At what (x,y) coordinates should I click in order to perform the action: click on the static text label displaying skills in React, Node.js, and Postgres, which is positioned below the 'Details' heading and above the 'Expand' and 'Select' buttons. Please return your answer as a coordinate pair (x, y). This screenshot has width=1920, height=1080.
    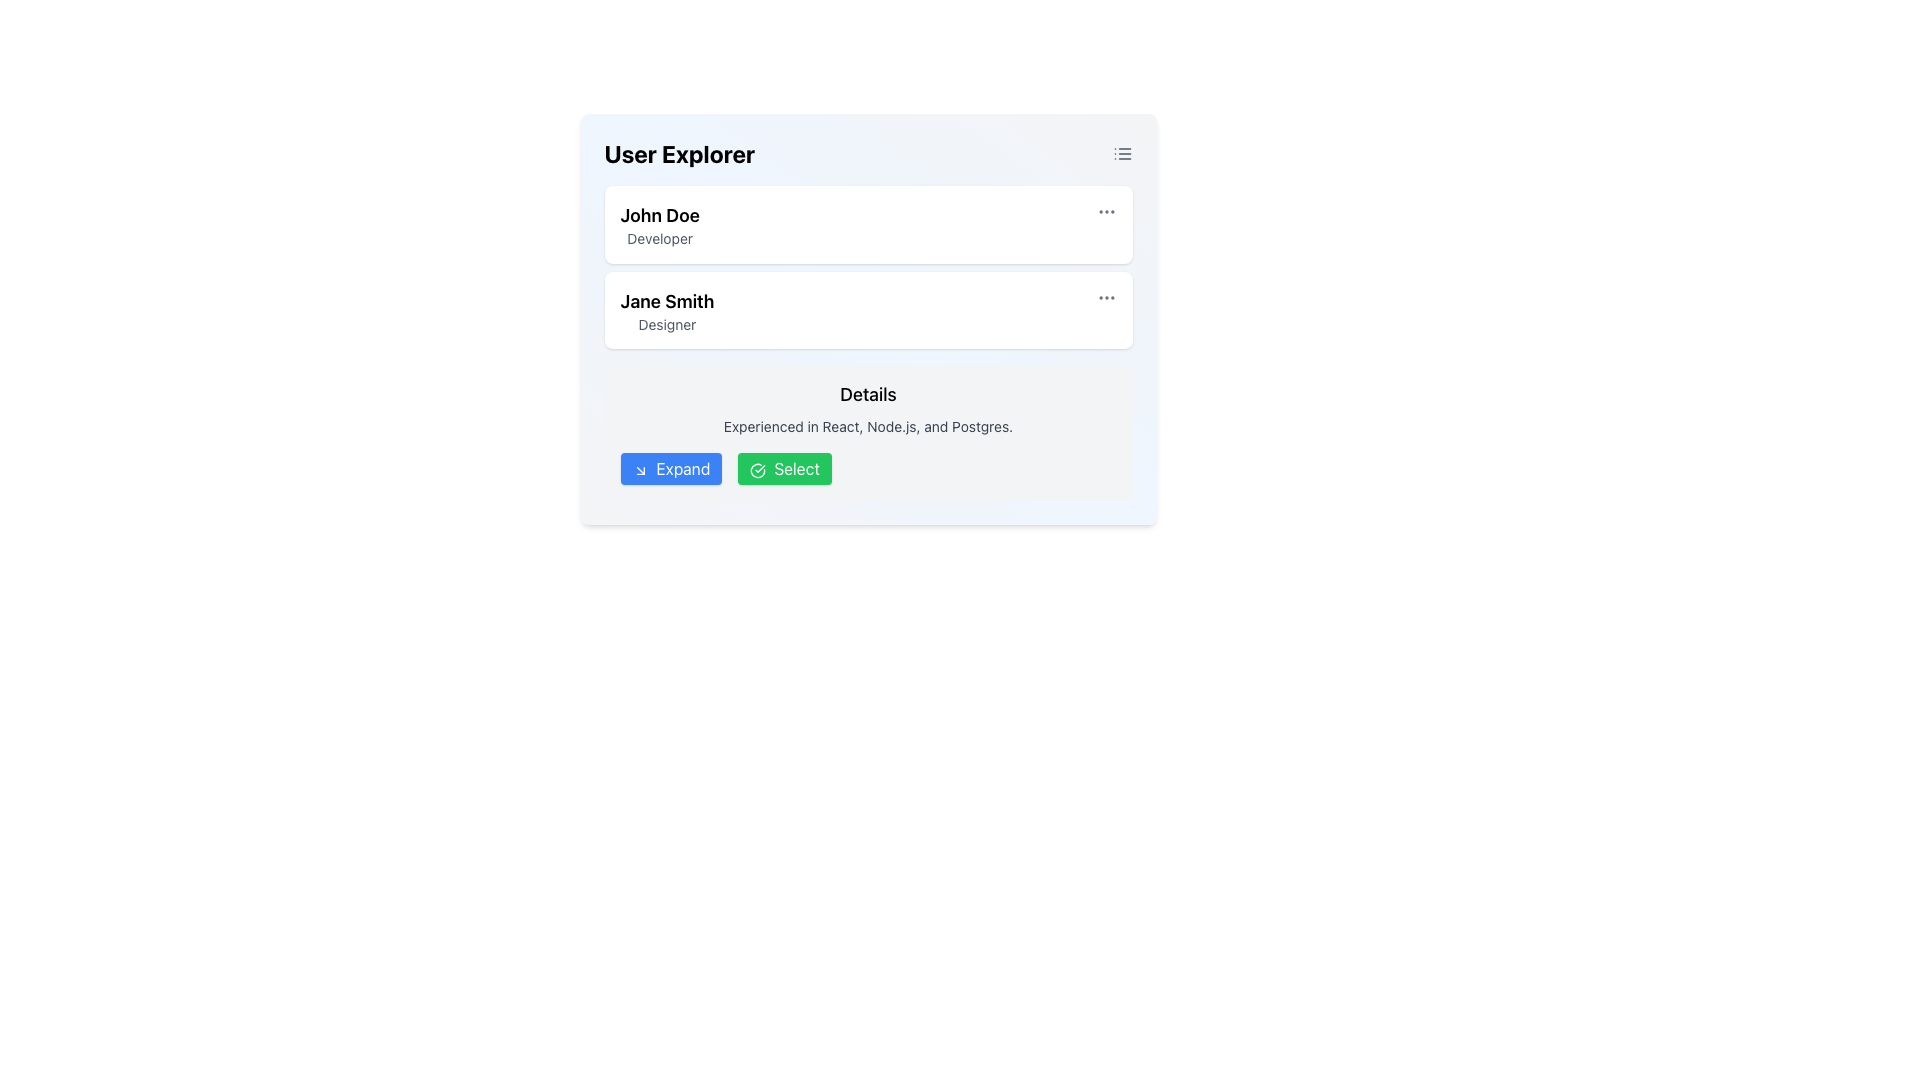
    Looking at the image, I should click on (868, 426).